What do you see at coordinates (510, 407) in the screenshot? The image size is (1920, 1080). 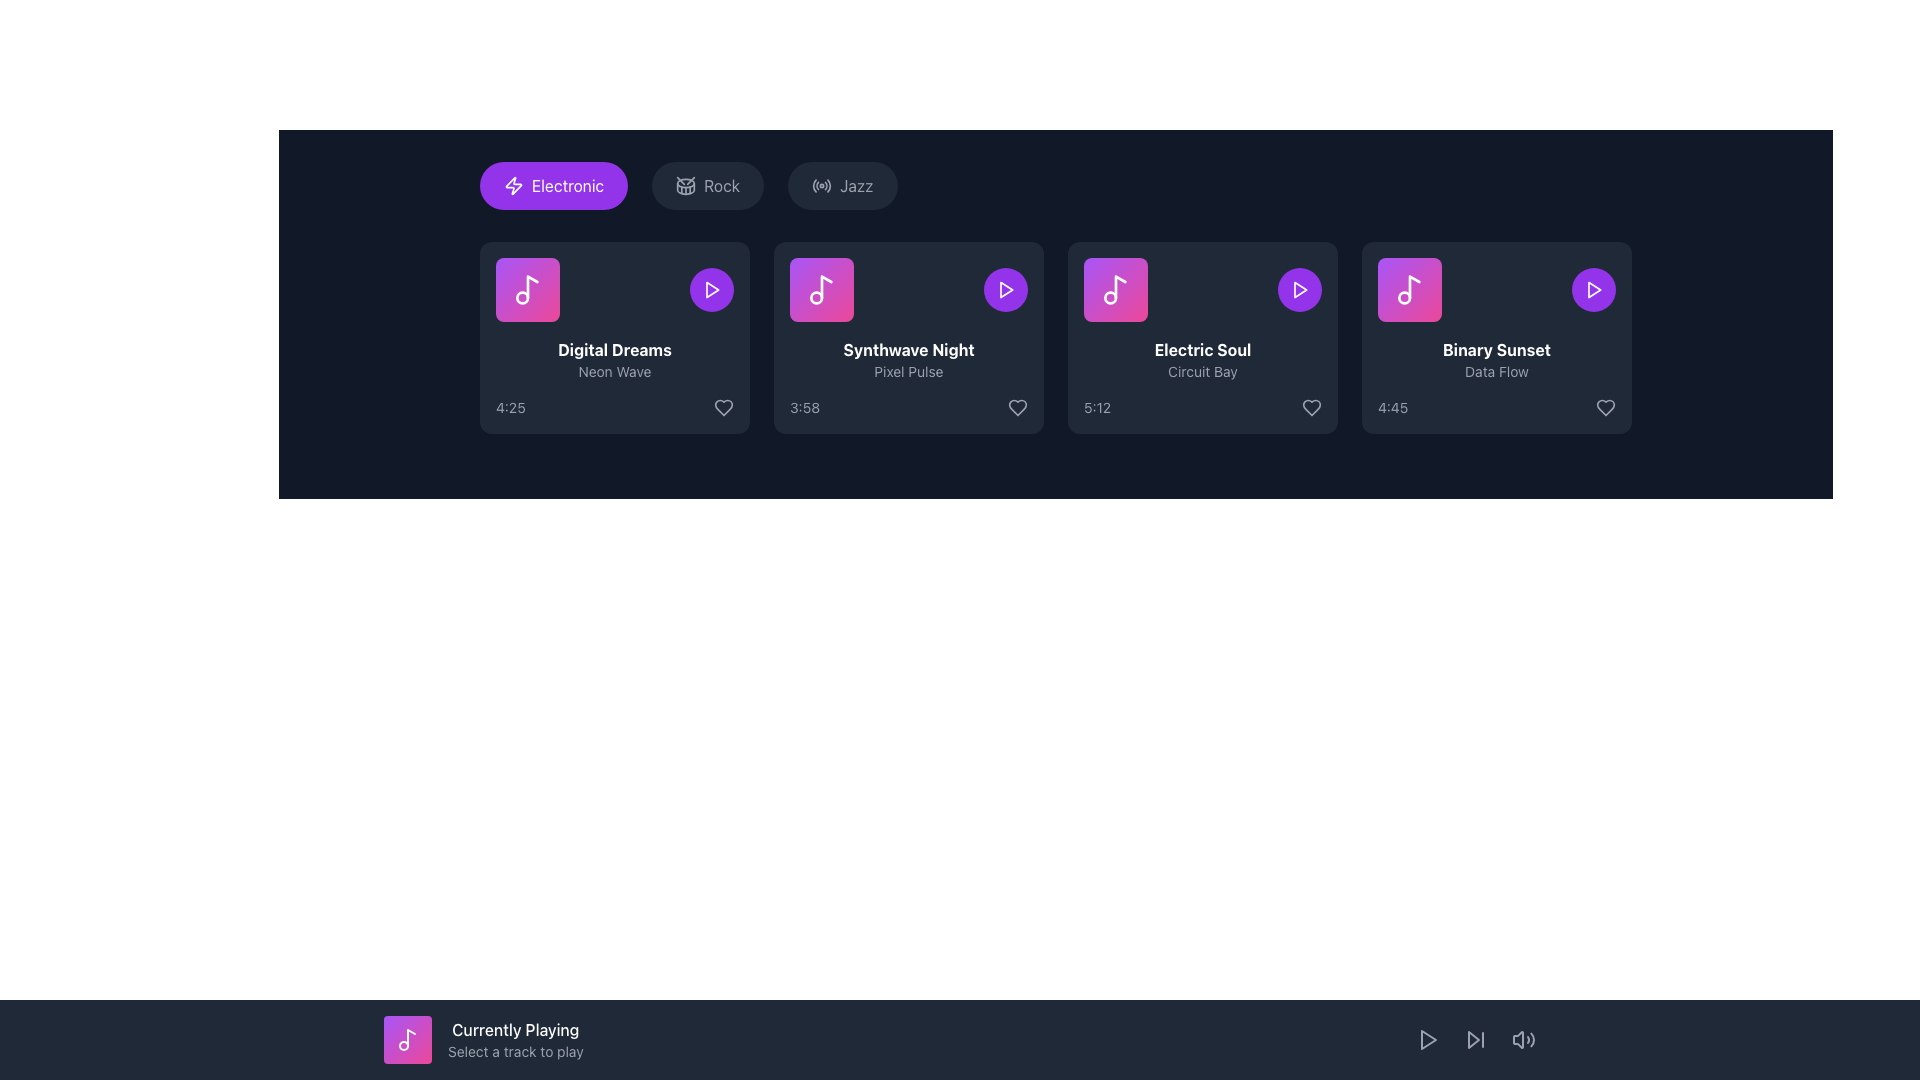 I see `the text label displaying the duration or time associated with the 'Digital Dreams' card, located at the bottom left corner next to the heart icon` at bounding box center [510, 407].